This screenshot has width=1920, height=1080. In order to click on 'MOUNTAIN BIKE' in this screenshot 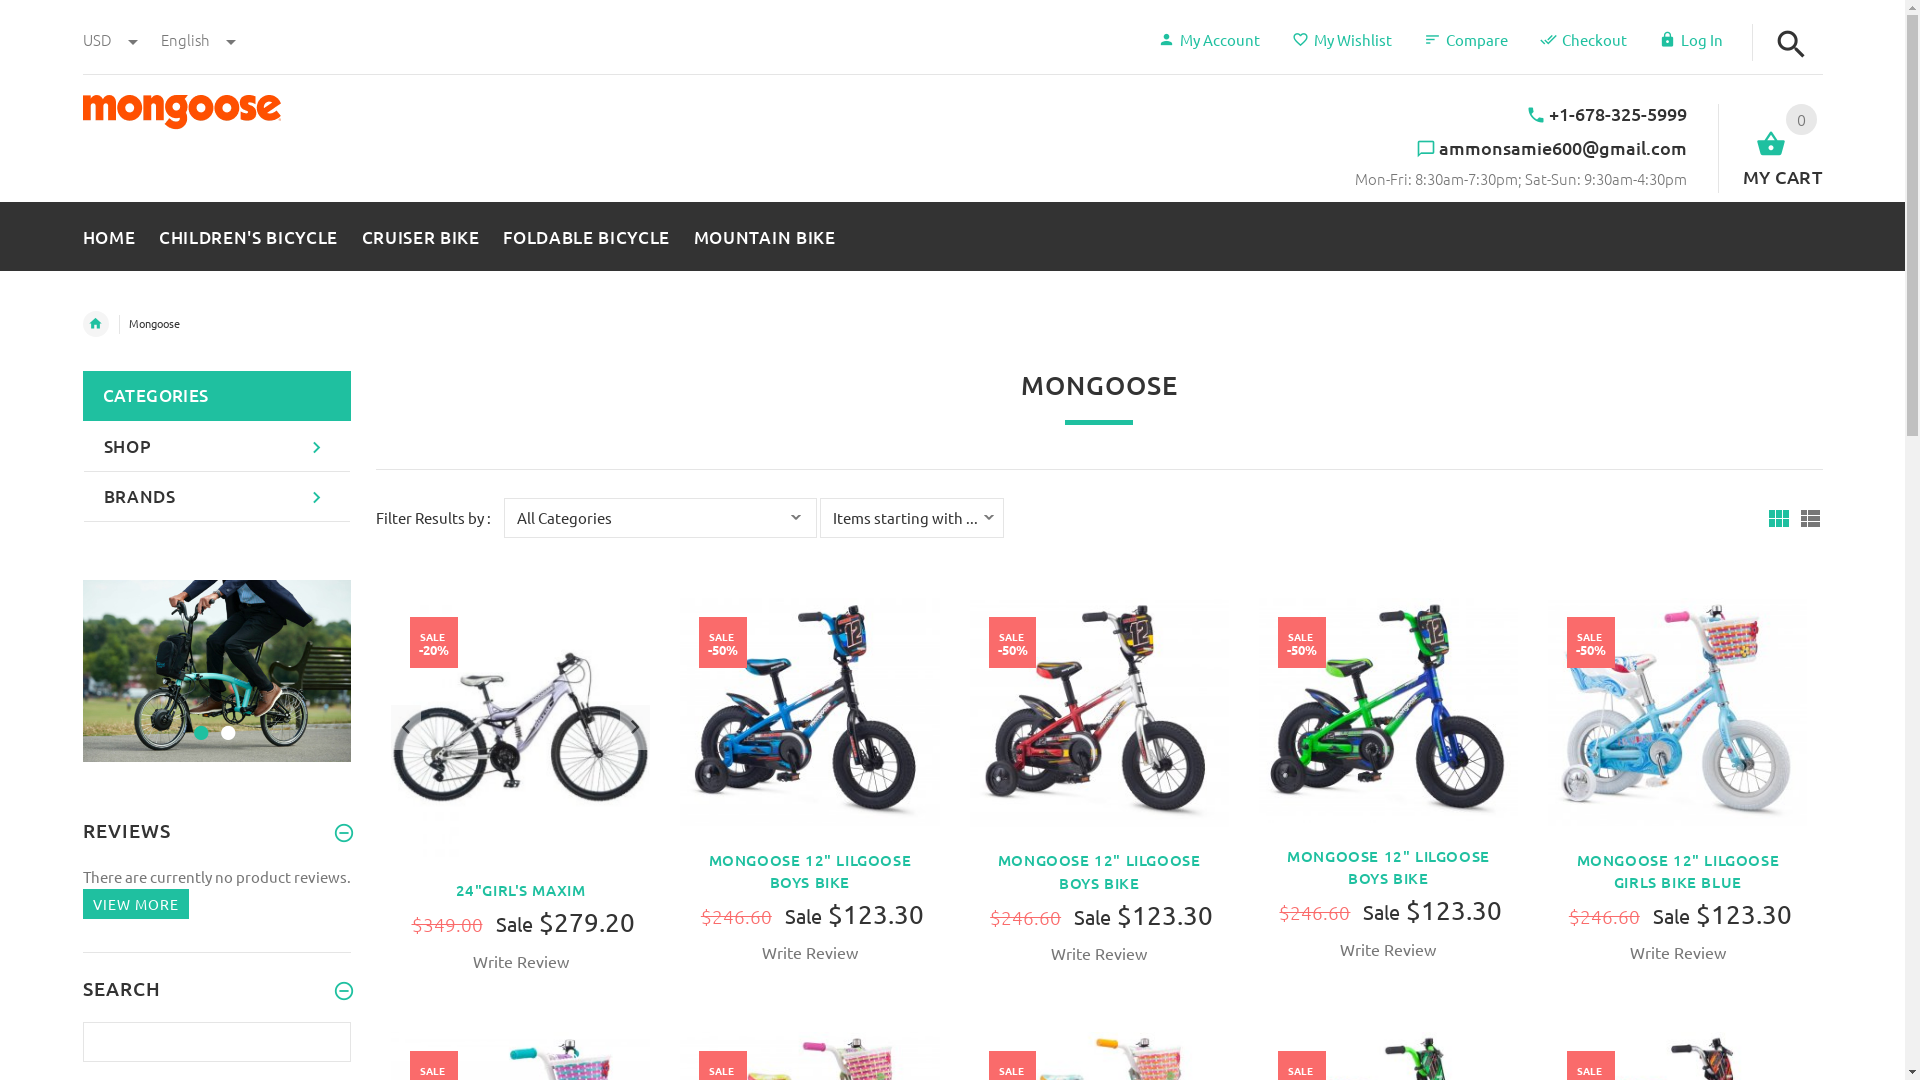, I will do `click(681, 231)`.